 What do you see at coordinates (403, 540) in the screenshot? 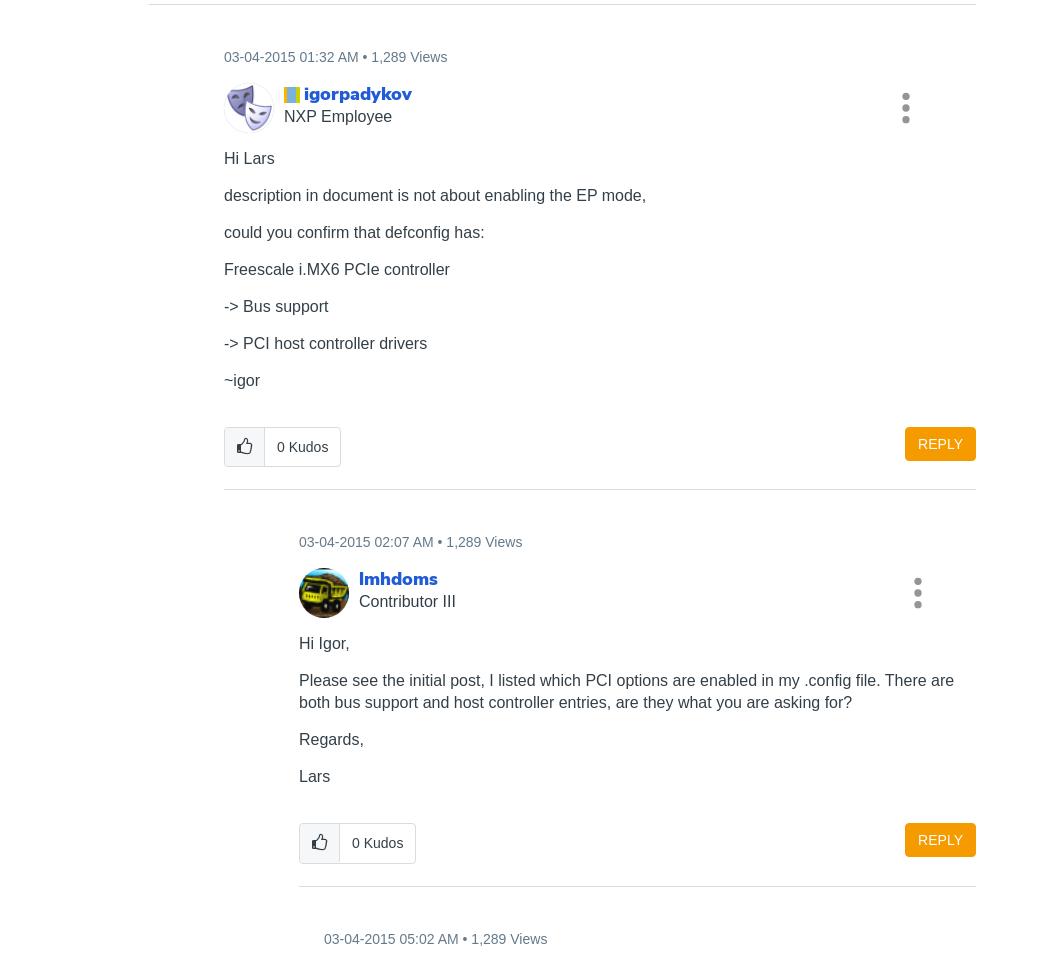
I see `'02:07 AM'` at bounding box center [403, 540].